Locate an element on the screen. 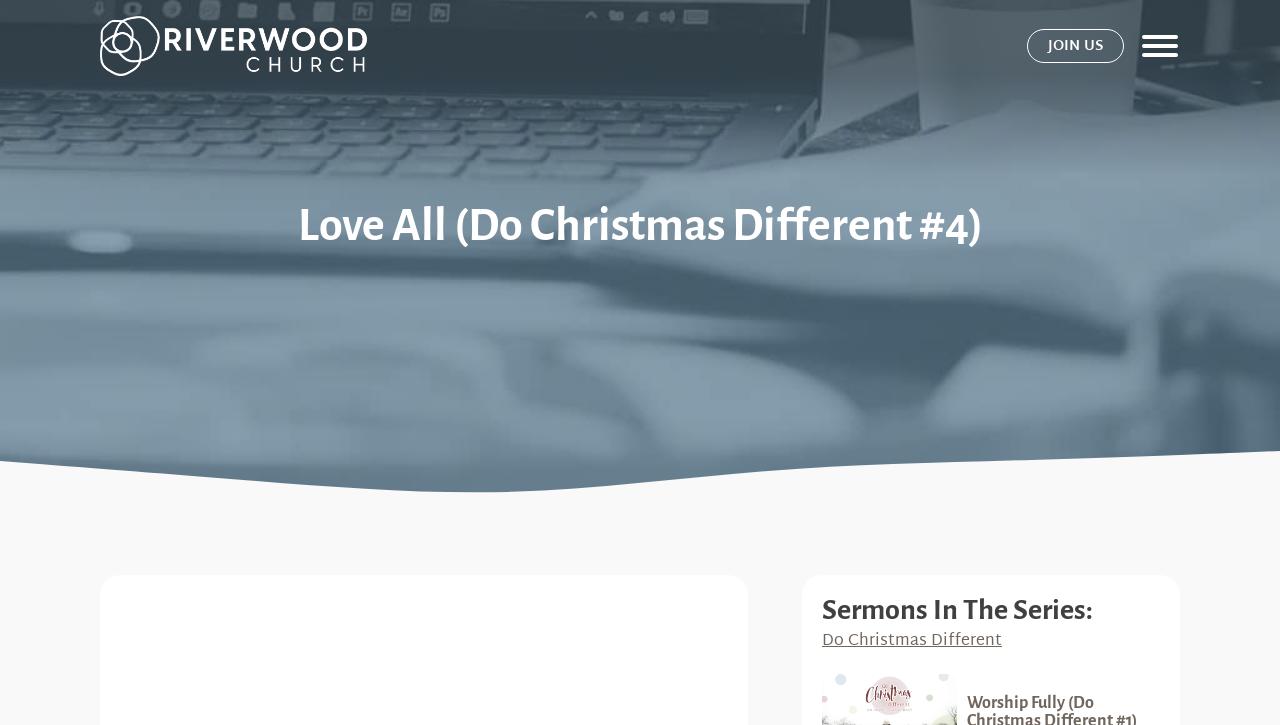 The width and height of the screenshot is (1280, 725). 'Text:' is located at coordinates (138, 610).